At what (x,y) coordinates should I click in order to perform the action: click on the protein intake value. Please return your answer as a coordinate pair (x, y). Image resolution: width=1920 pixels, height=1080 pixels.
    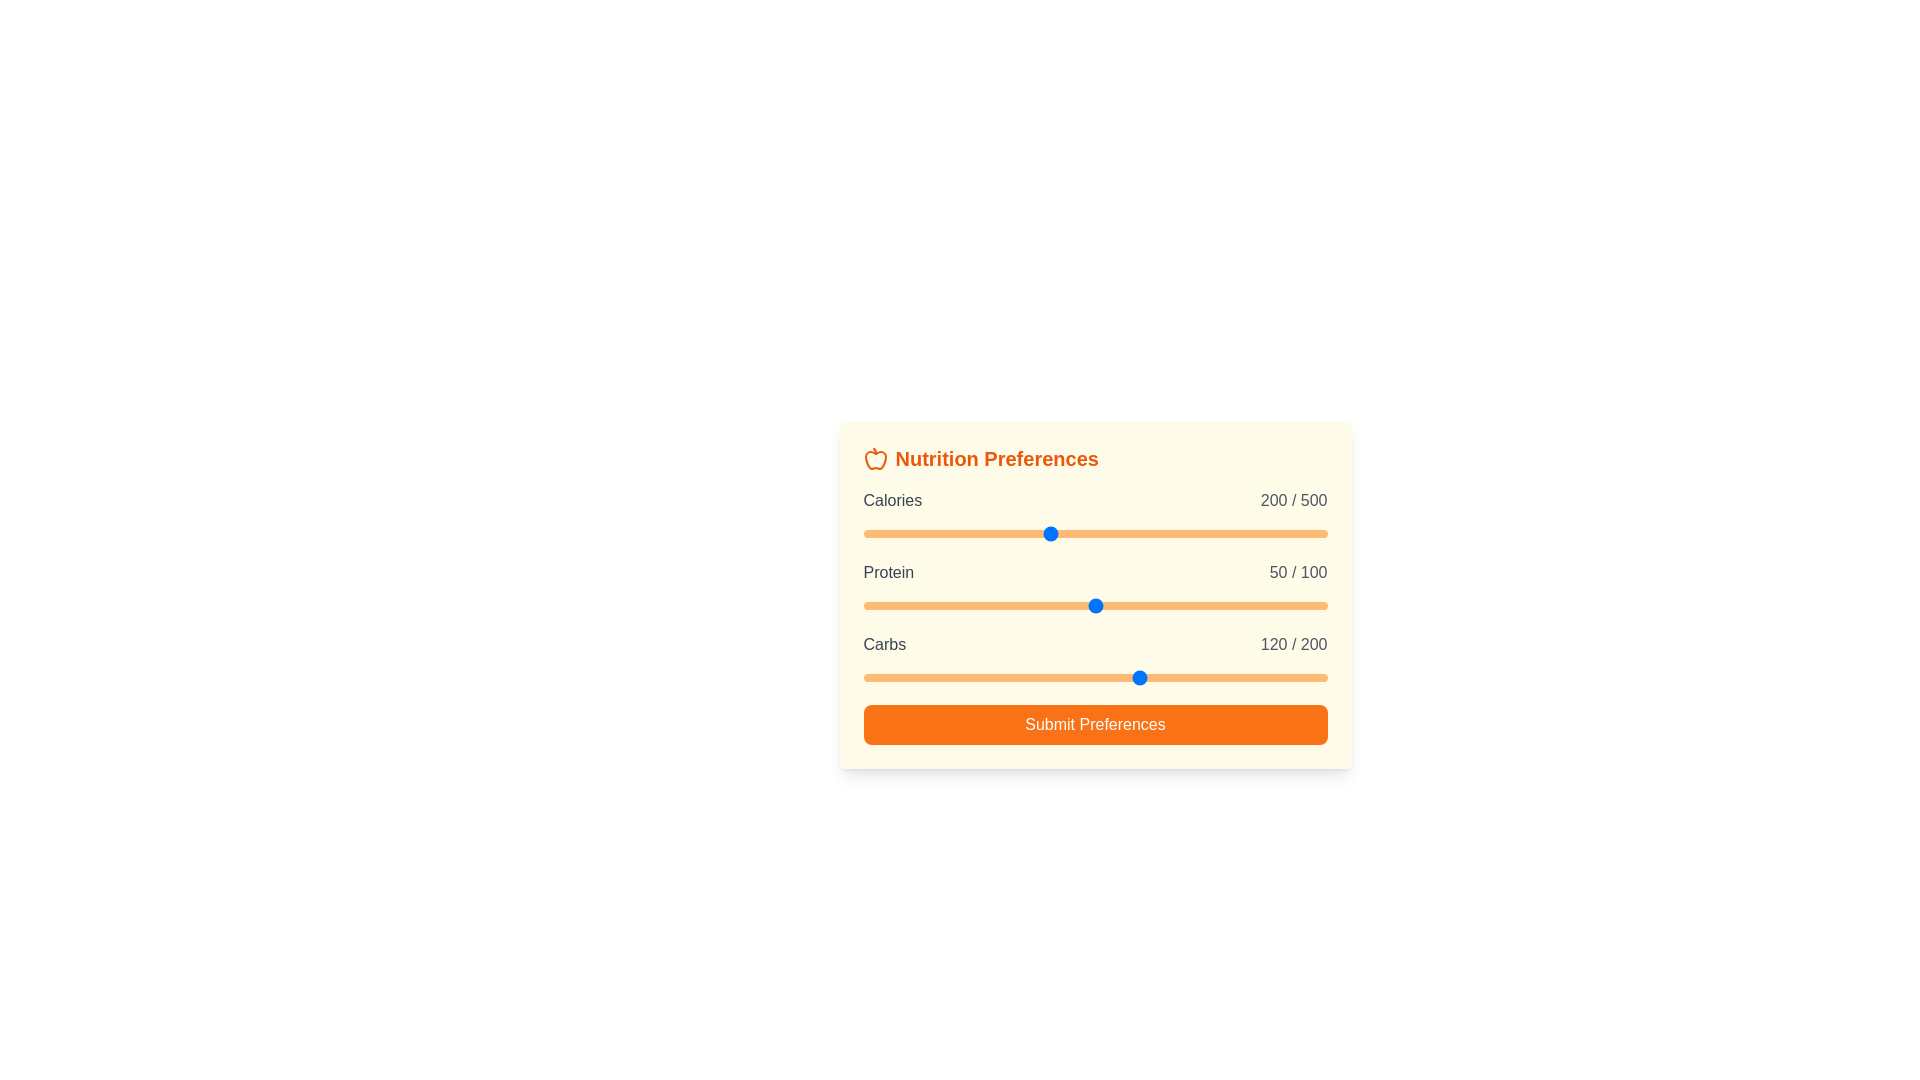
    Looking at the image, I should click on (1322, 604).